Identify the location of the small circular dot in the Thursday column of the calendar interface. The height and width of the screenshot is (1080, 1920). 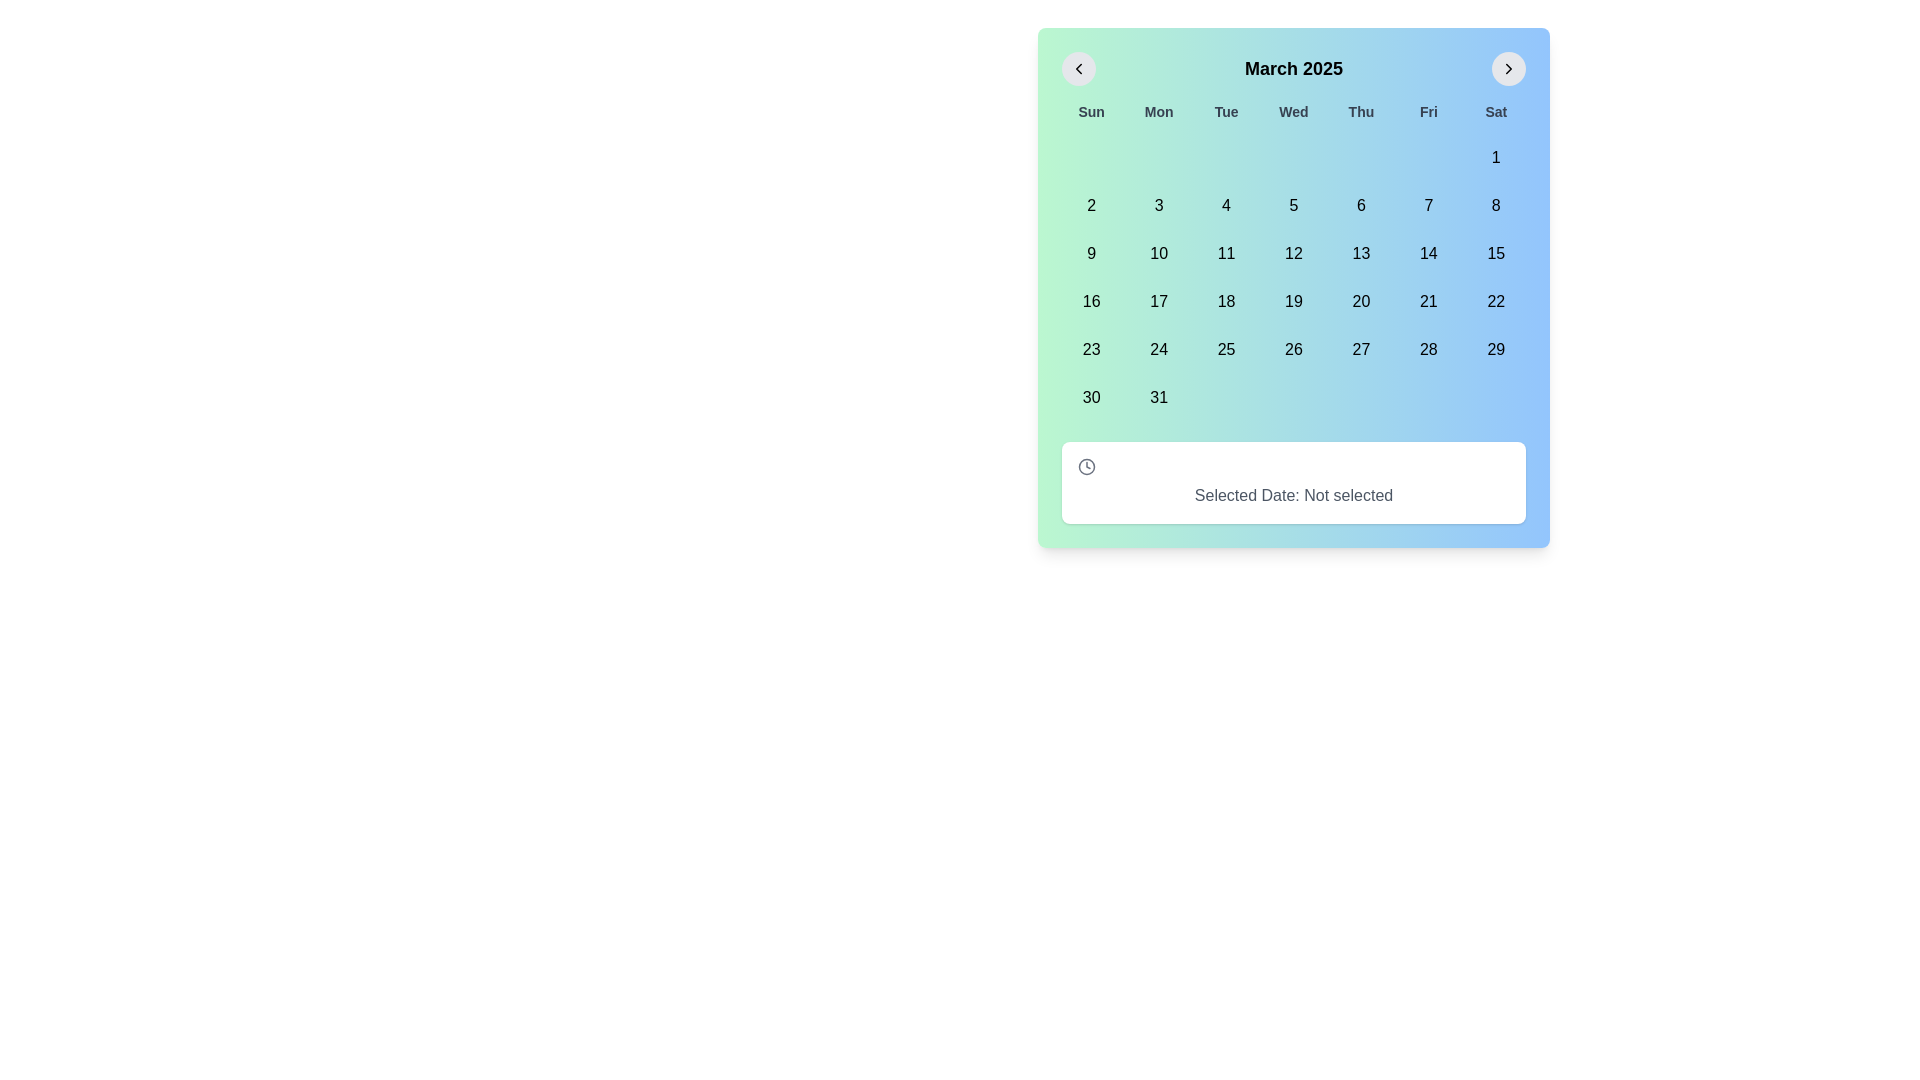
(1360, 157).